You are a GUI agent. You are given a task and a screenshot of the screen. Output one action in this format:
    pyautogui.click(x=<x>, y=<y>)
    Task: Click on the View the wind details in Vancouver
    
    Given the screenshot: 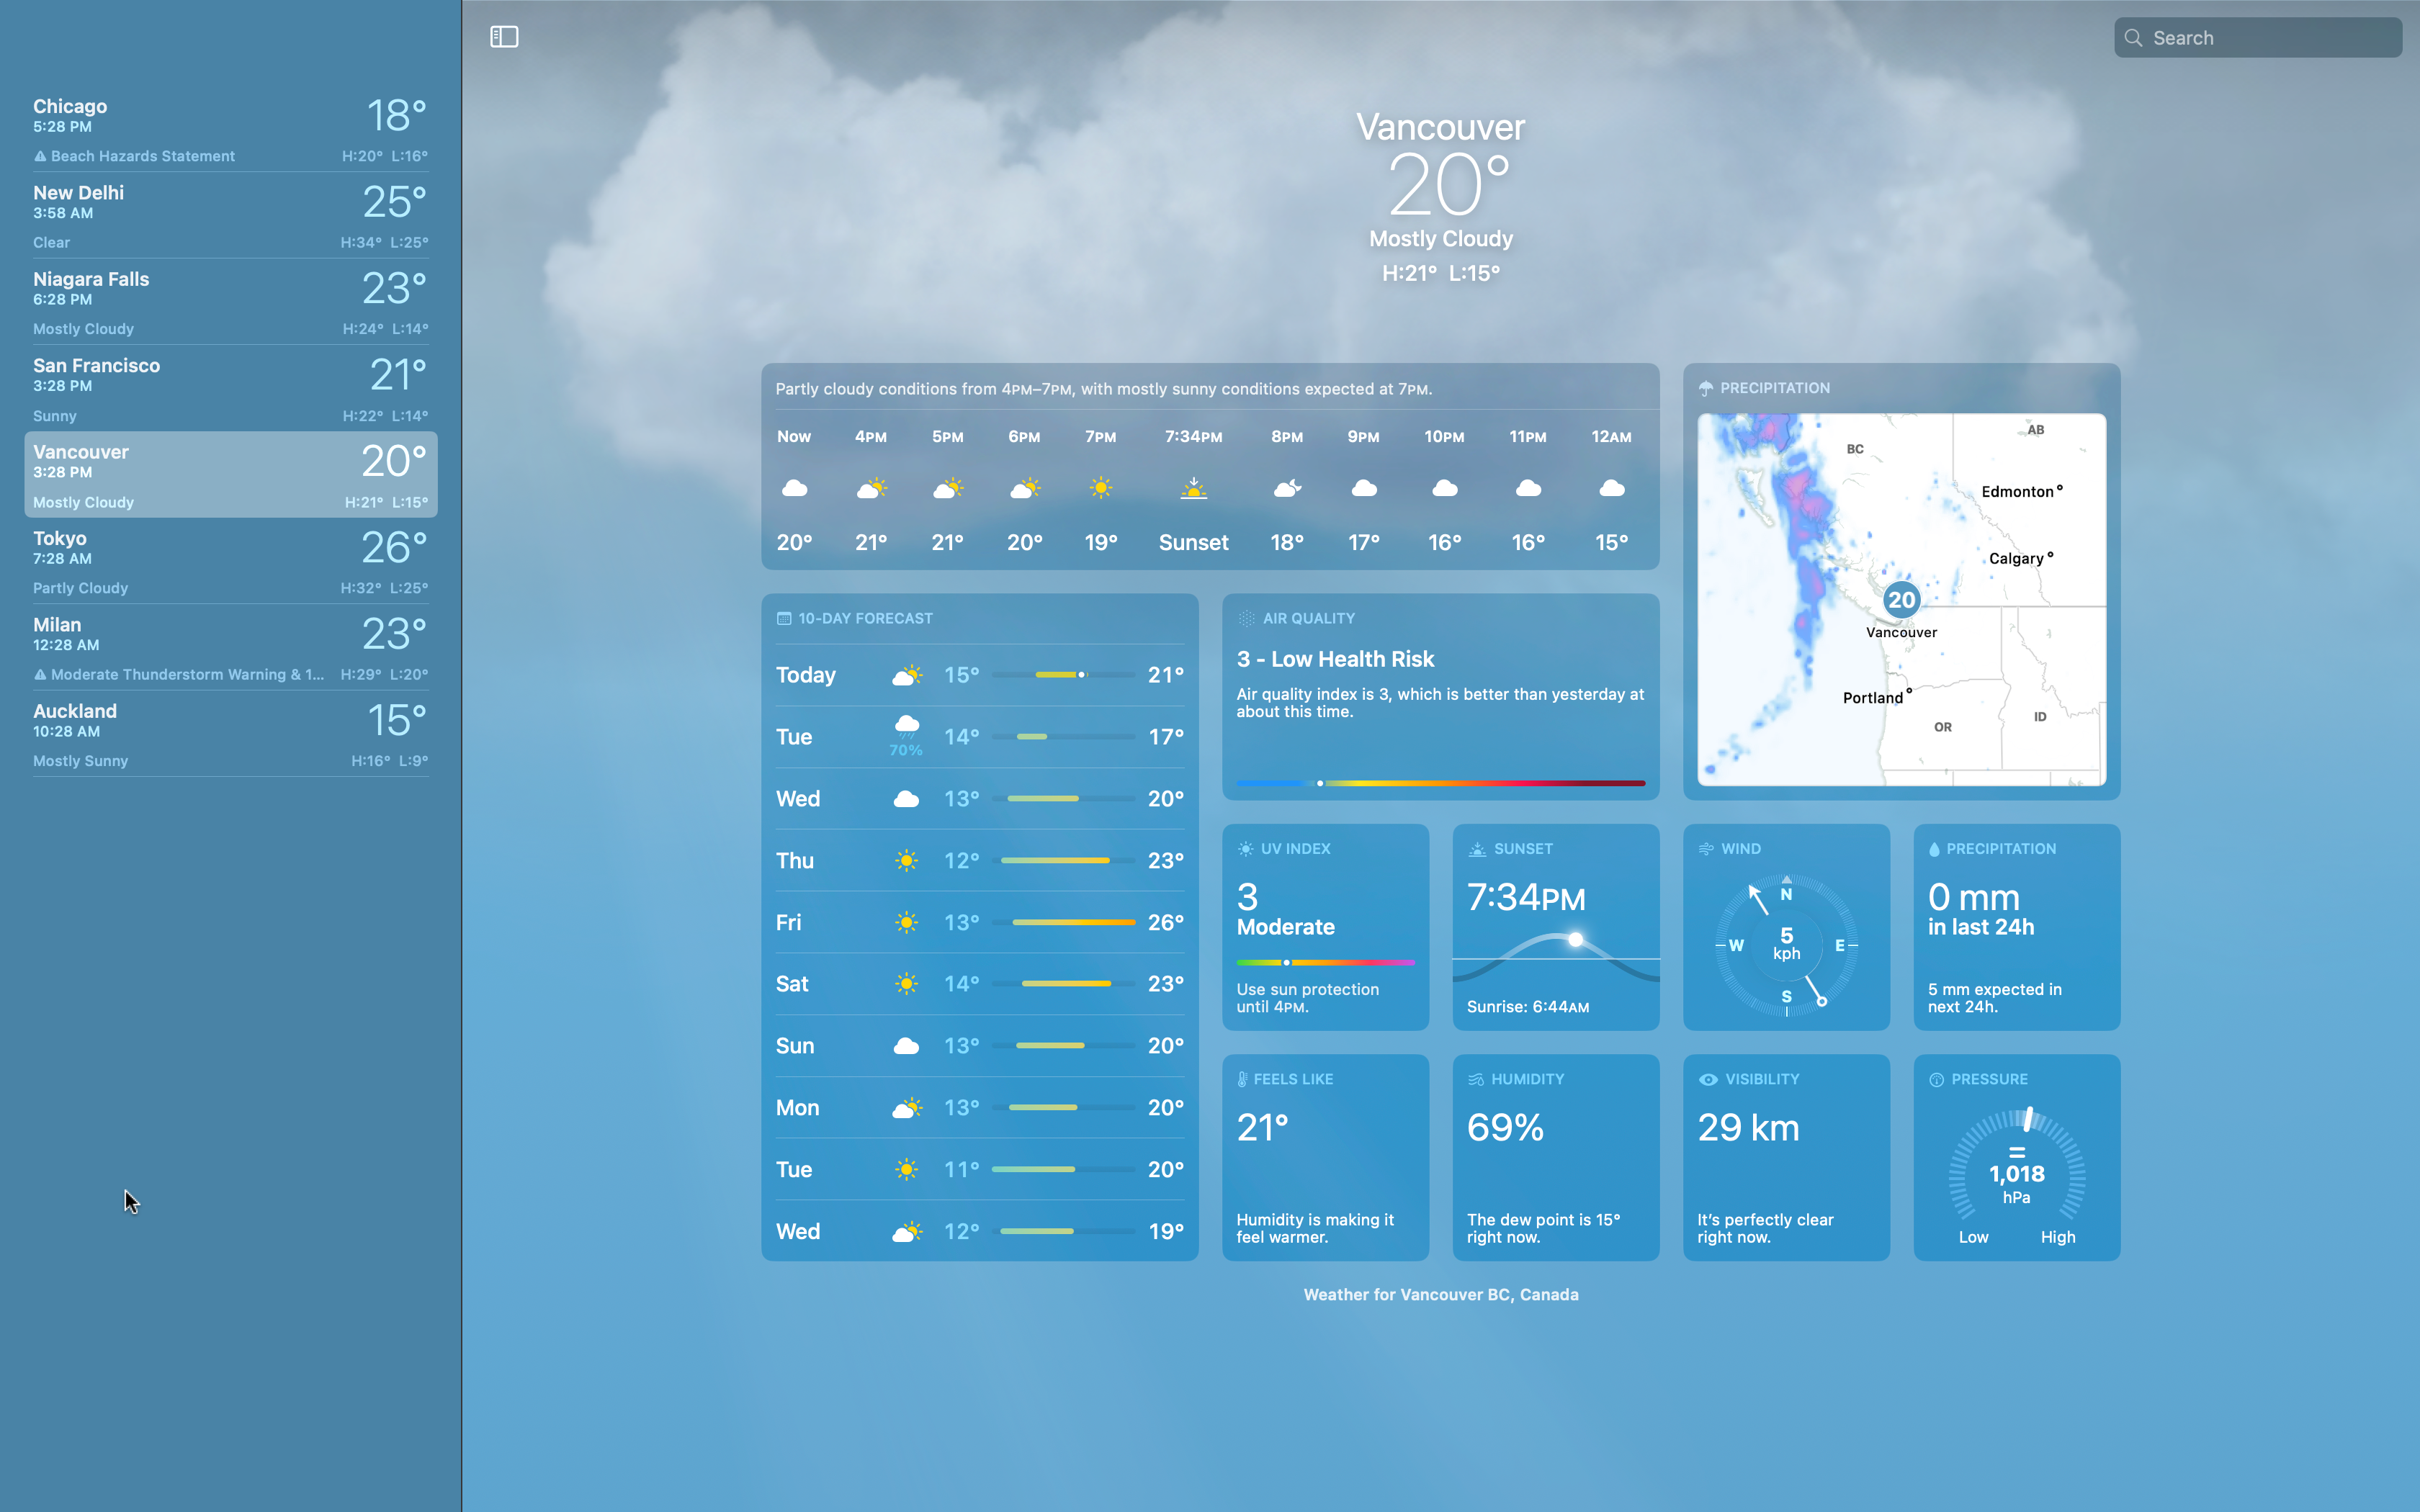 What is the action you would take?
    pyautogui.click(x=1785, y=926)
    